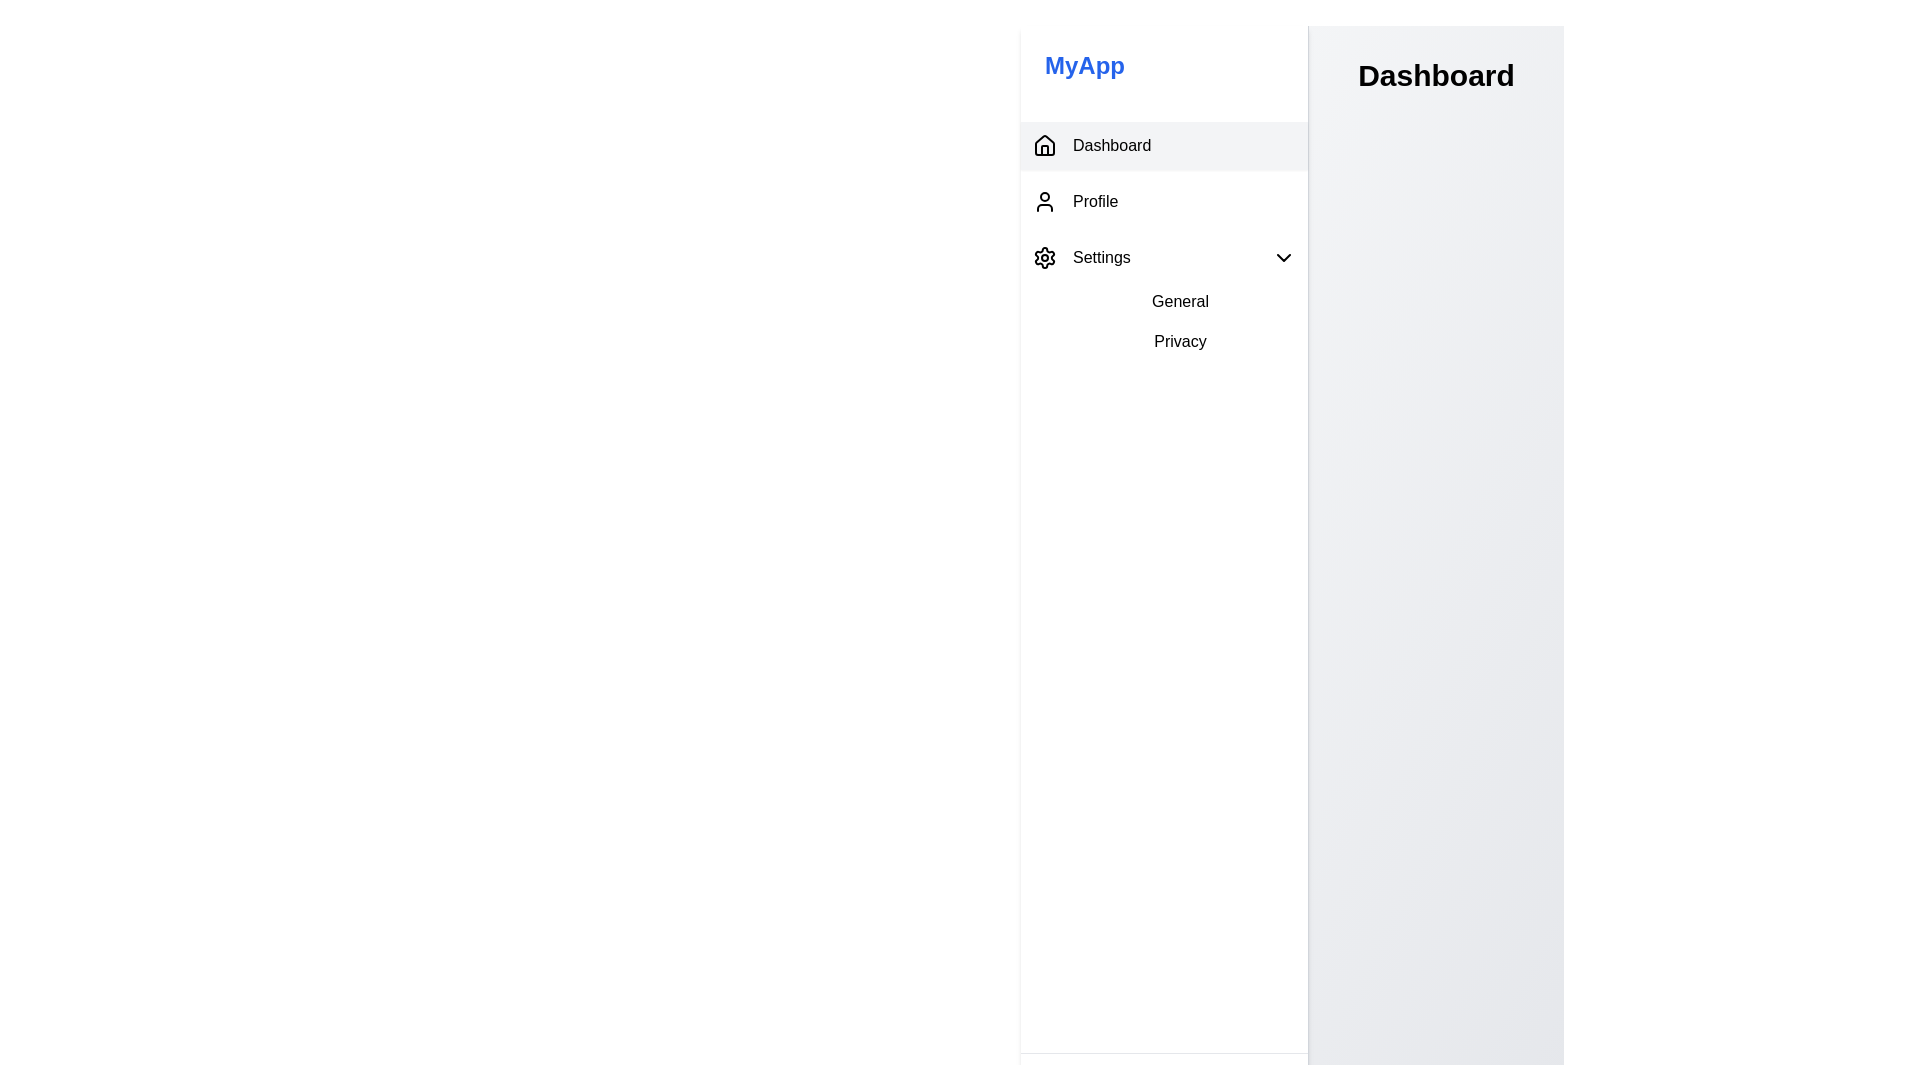  I want to click on the 'Profile' icon located in the sidebar next to the text label 'Profile', so click(1044, 201).